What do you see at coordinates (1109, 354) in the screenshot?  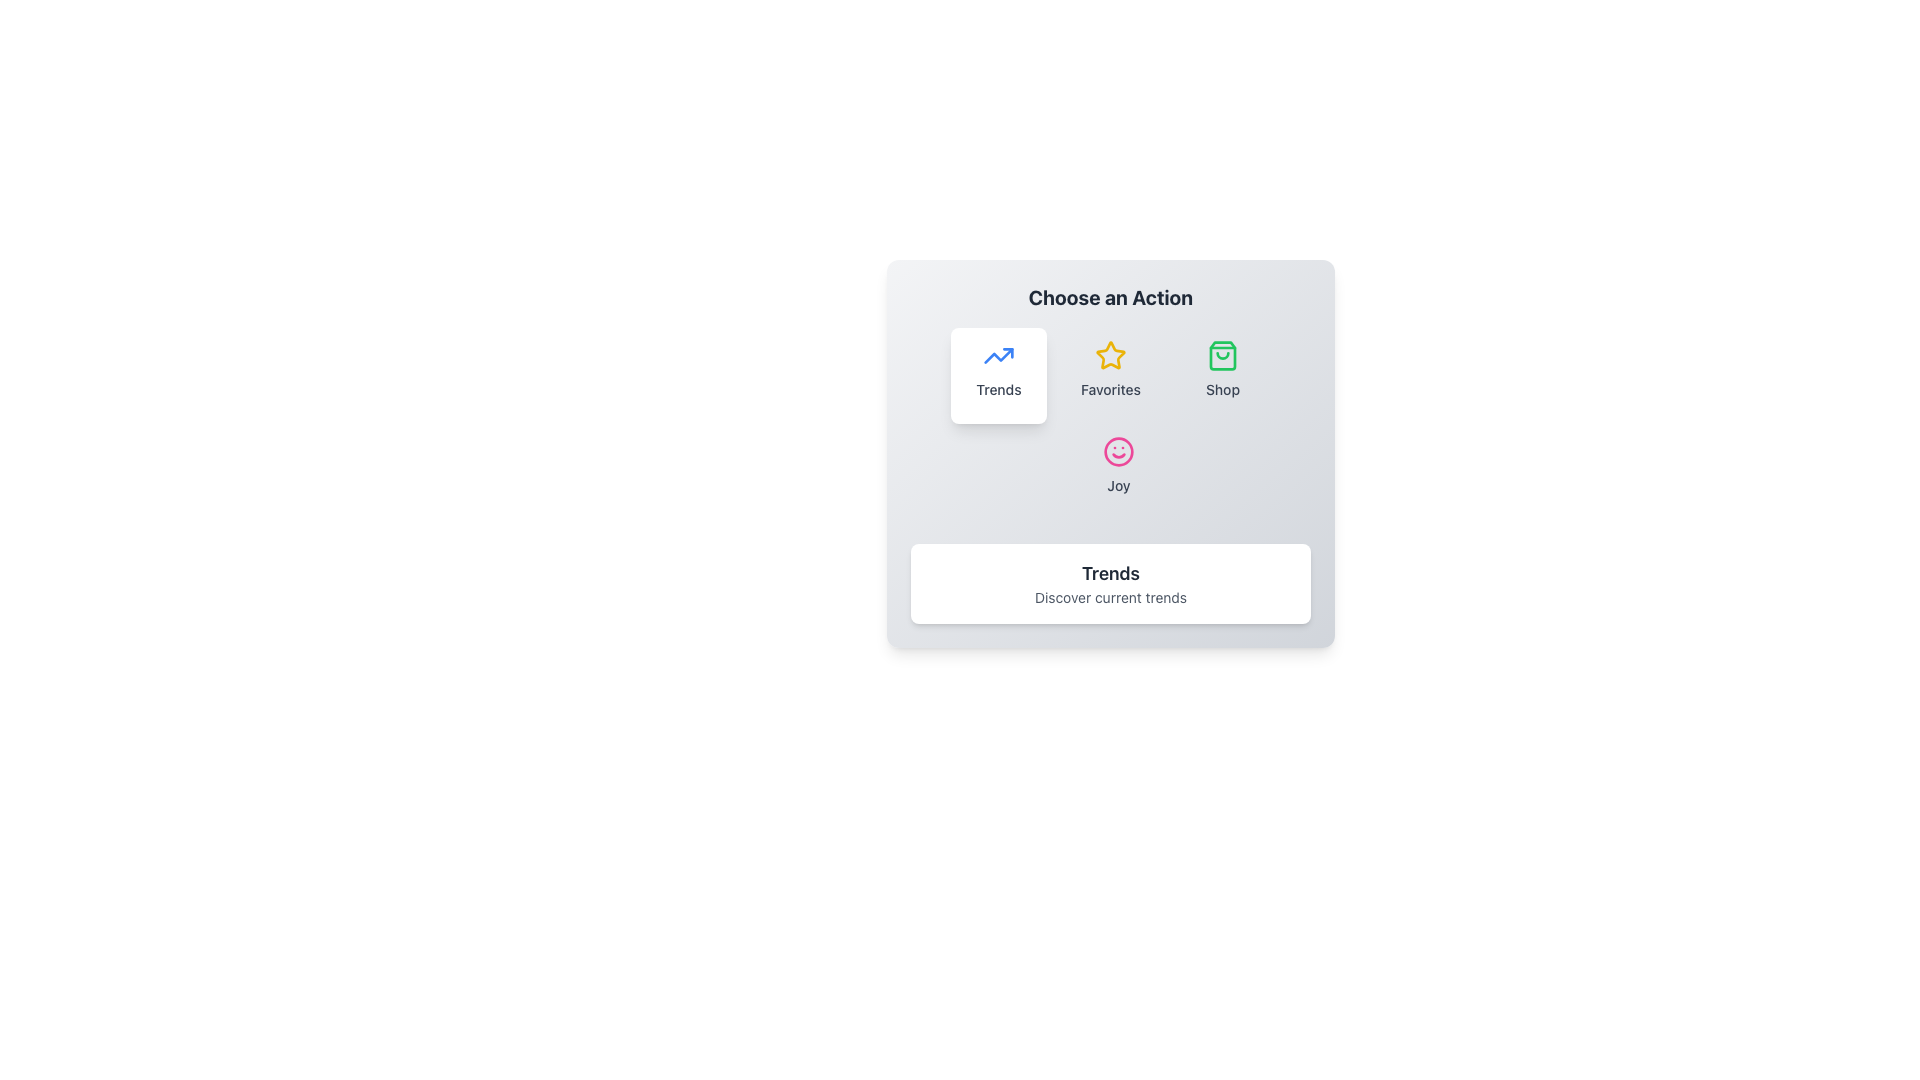 I see `the star icon representing the 'Favorites' option located in the upper central area of the interface` at bounding box center [1109, 354].